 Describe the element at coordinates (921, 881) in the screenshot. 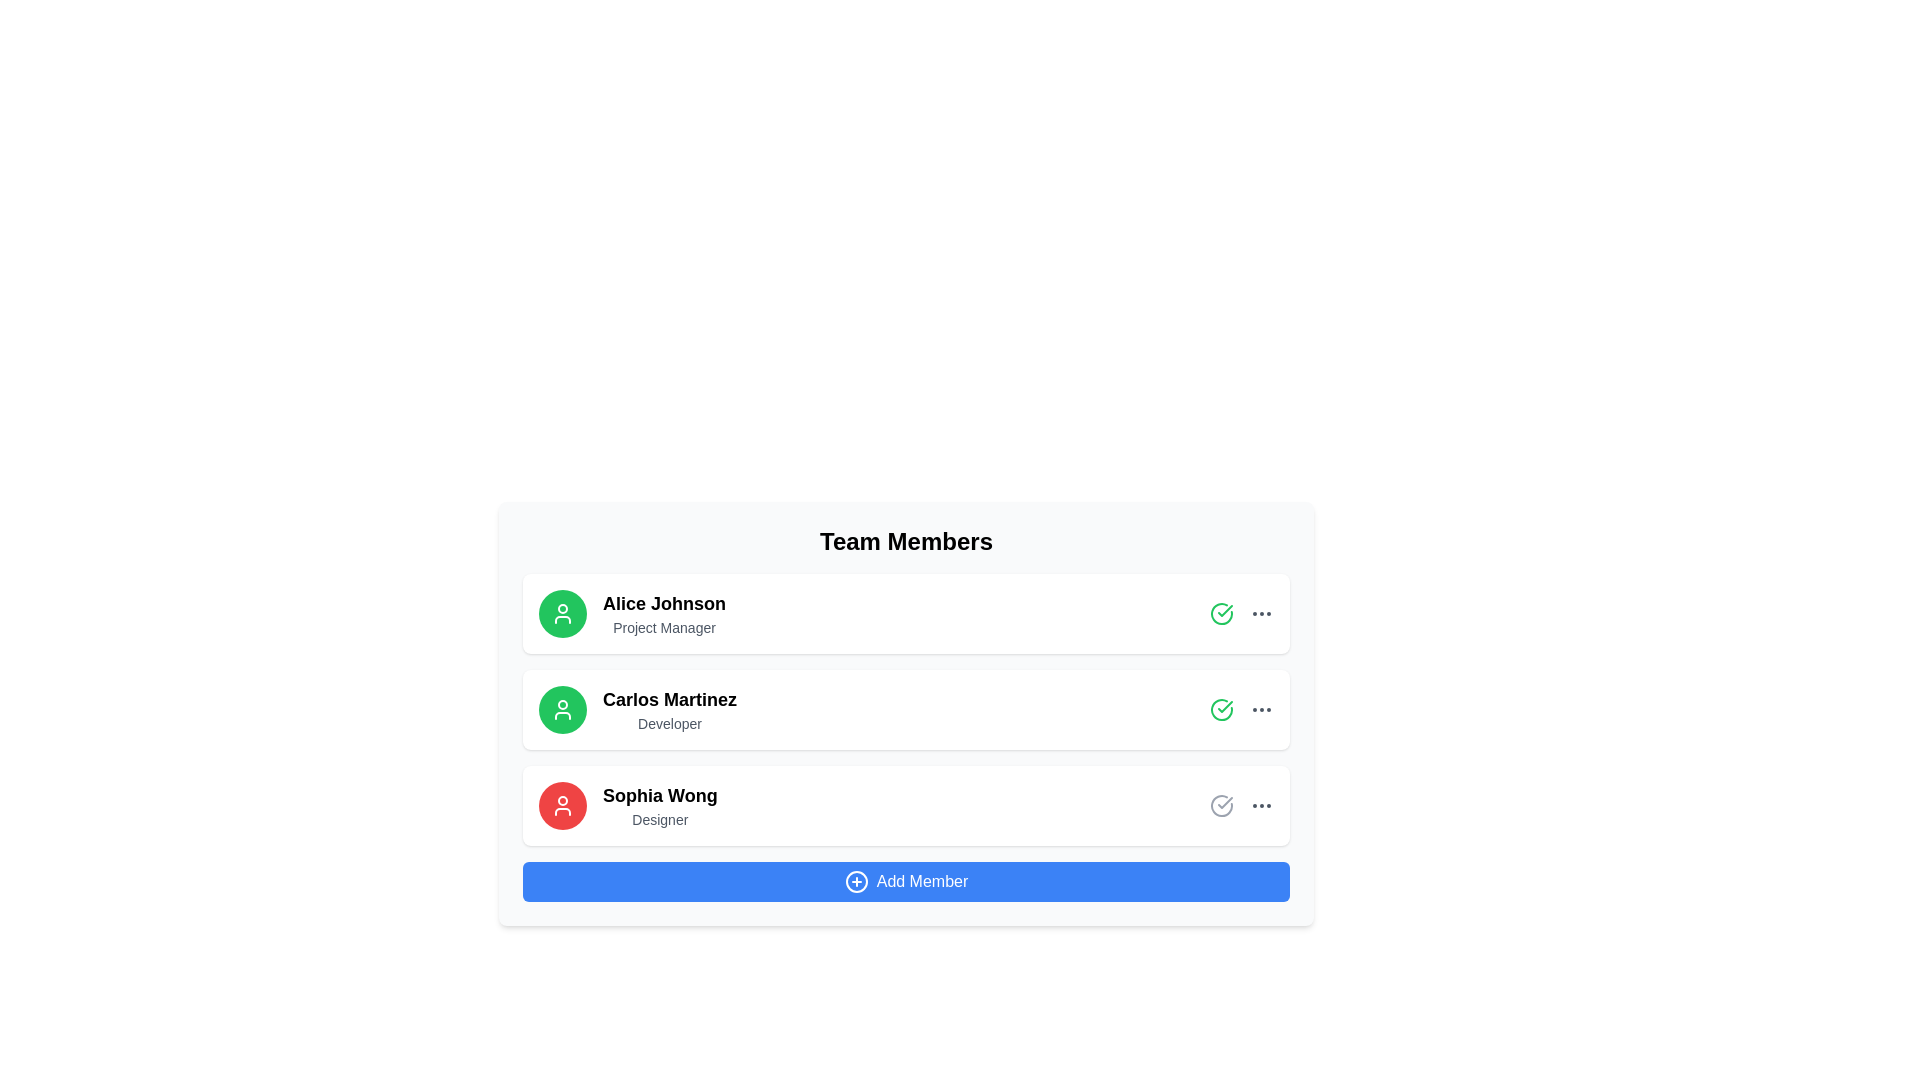

I see `the 'Add Member' text label element, which is styled with a white font color and positioned next to a '+' circle icon` at that location.